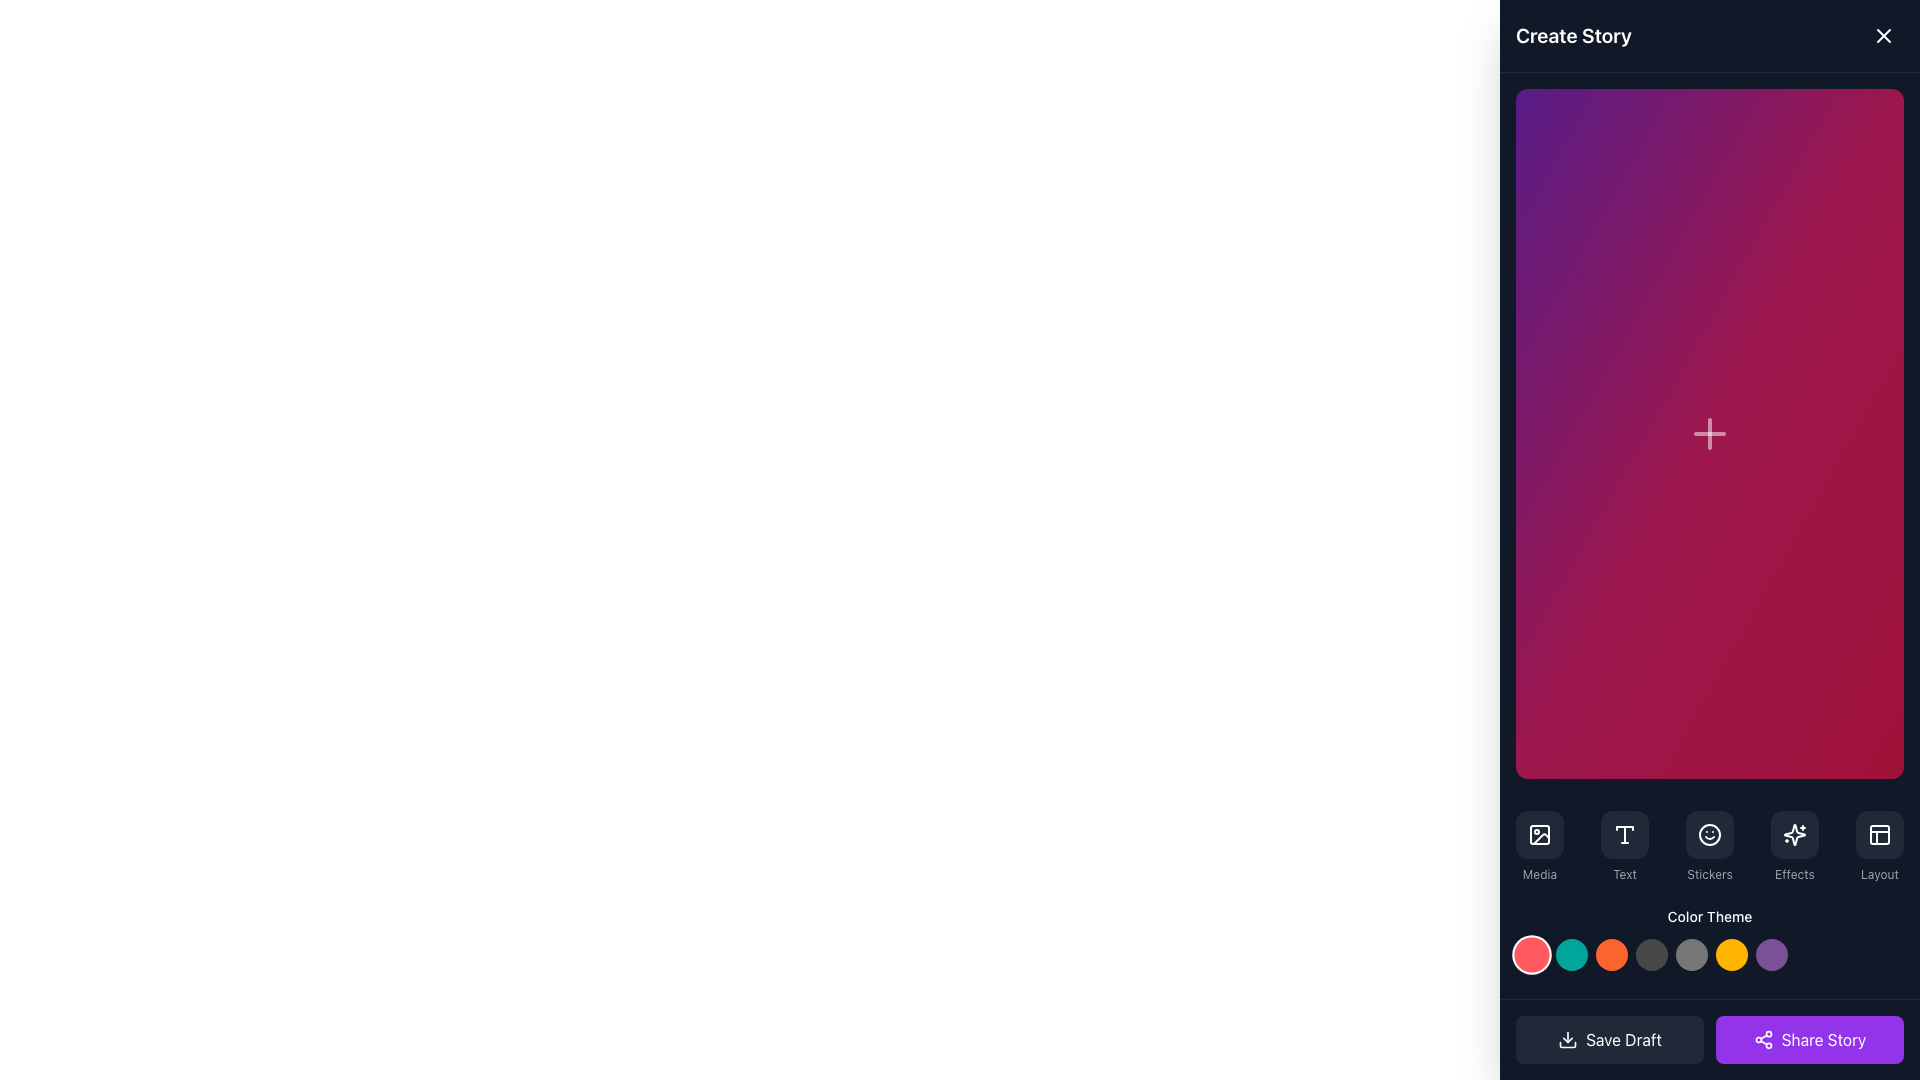 This screenshot has height=1080, width=1920. What do you see at coordinates (1882, 35) in the screenshot?
I see `the small 'X' icon close button located at the top-right corner of the 'Create Story' panel to observe a visual change` at bounding box center [1882, 35].